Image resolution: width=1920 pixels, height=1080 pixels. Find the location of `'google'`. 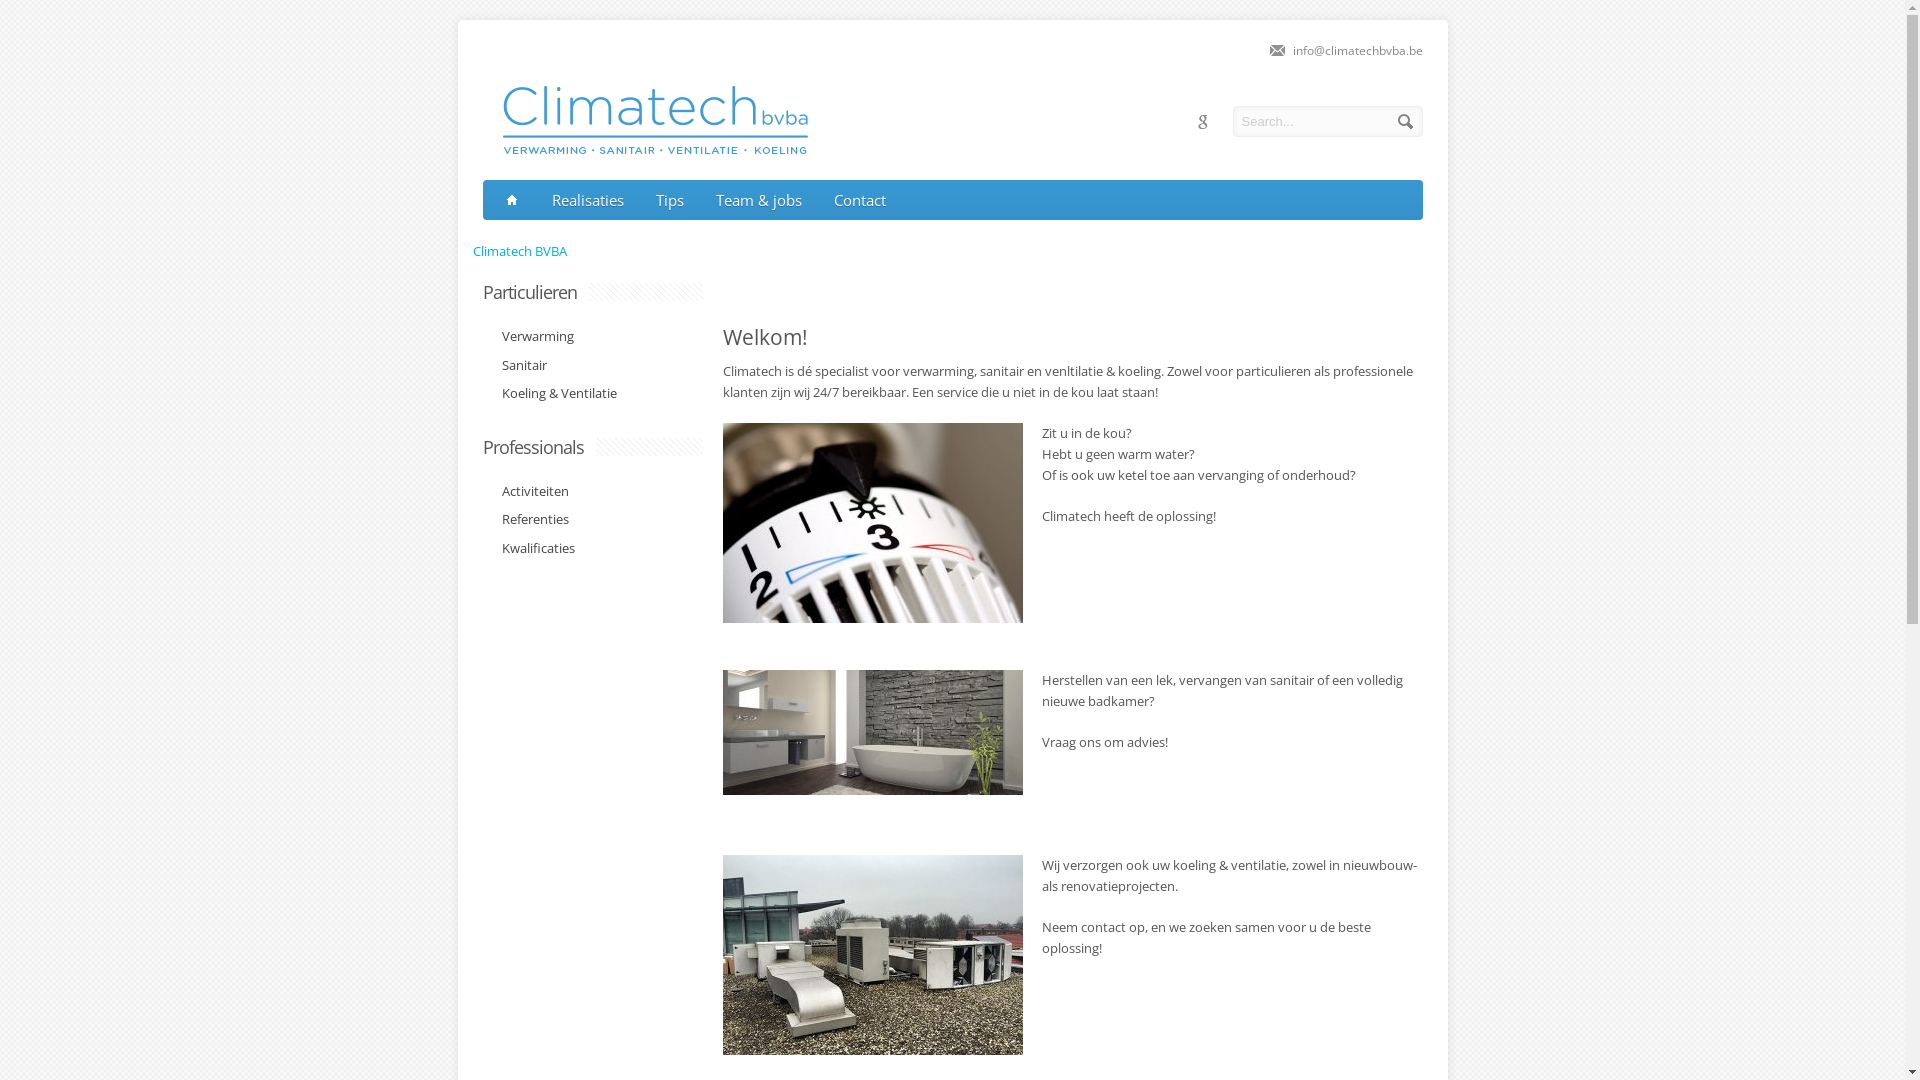

'google' is located at coordinates (1200, 122).